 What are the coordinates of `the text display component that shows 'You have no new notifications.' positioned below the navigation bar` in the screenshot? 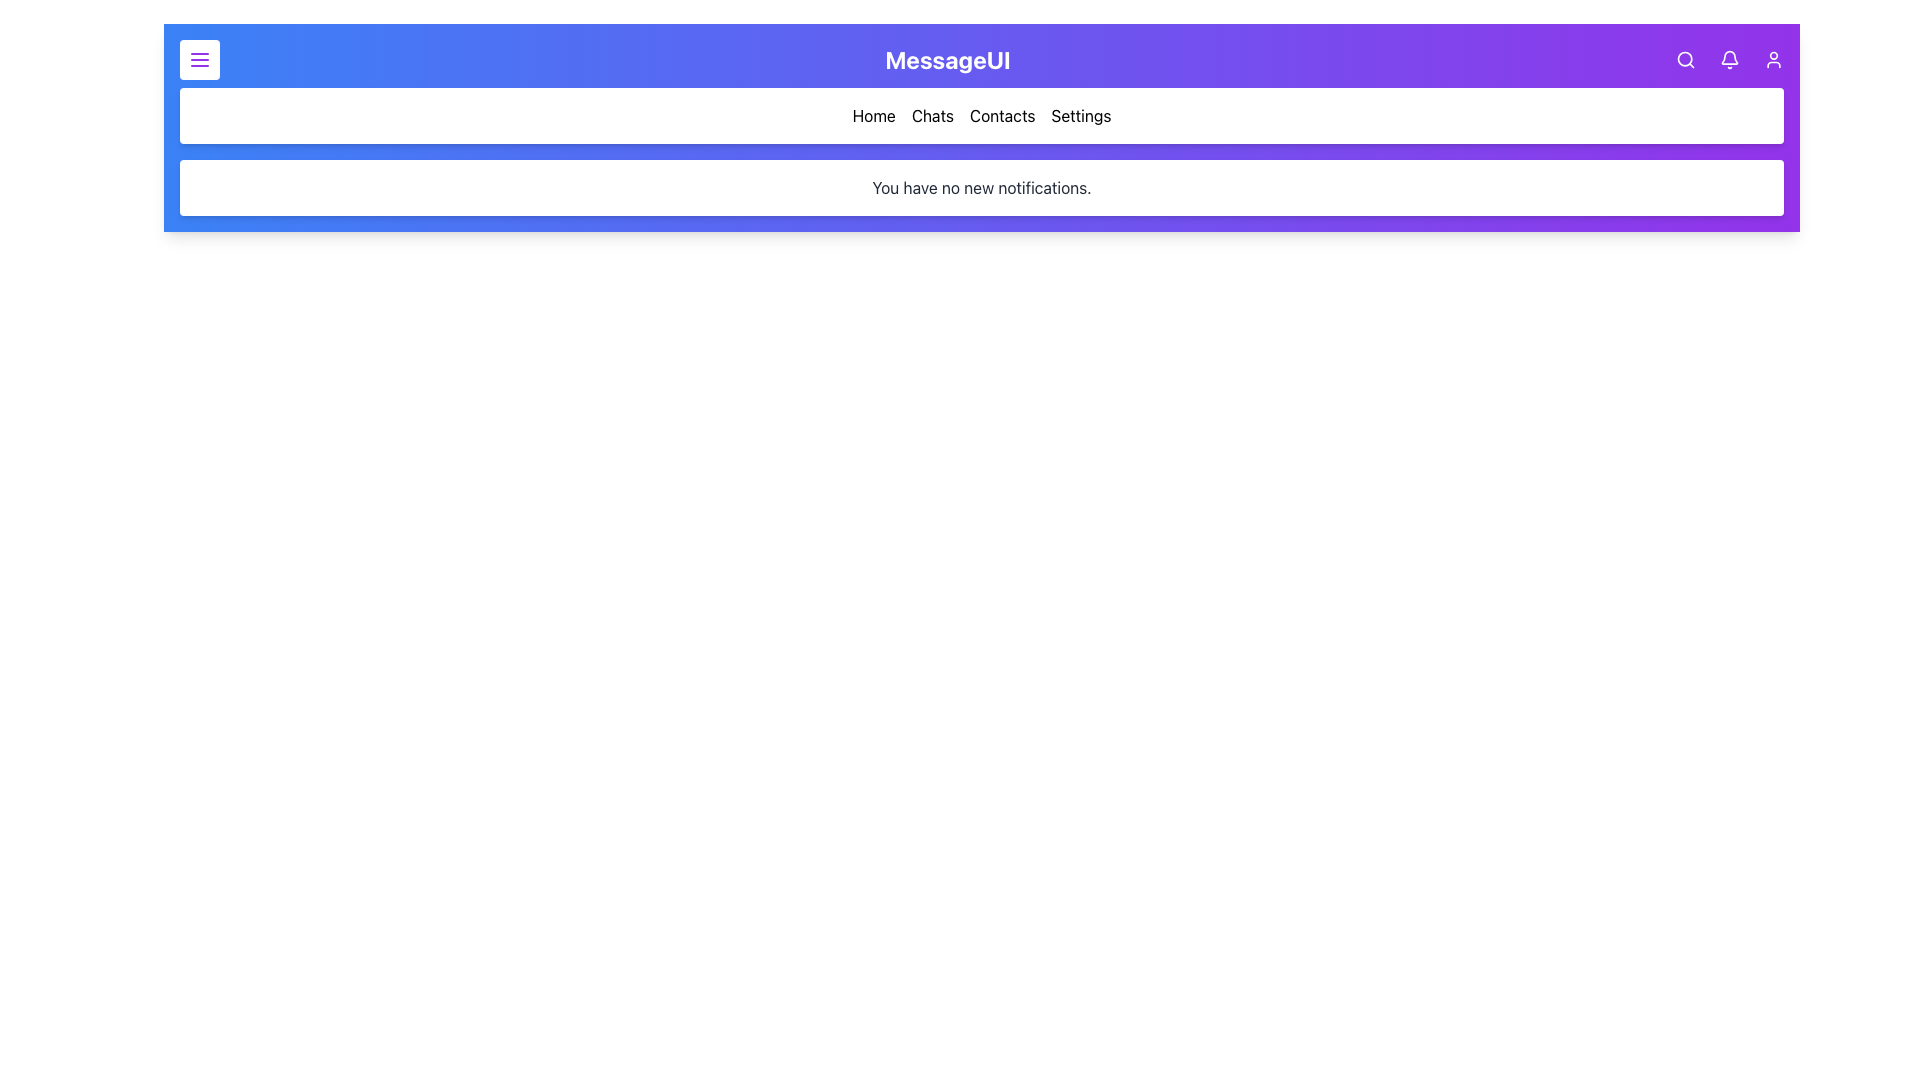 It's located at (982, 188).